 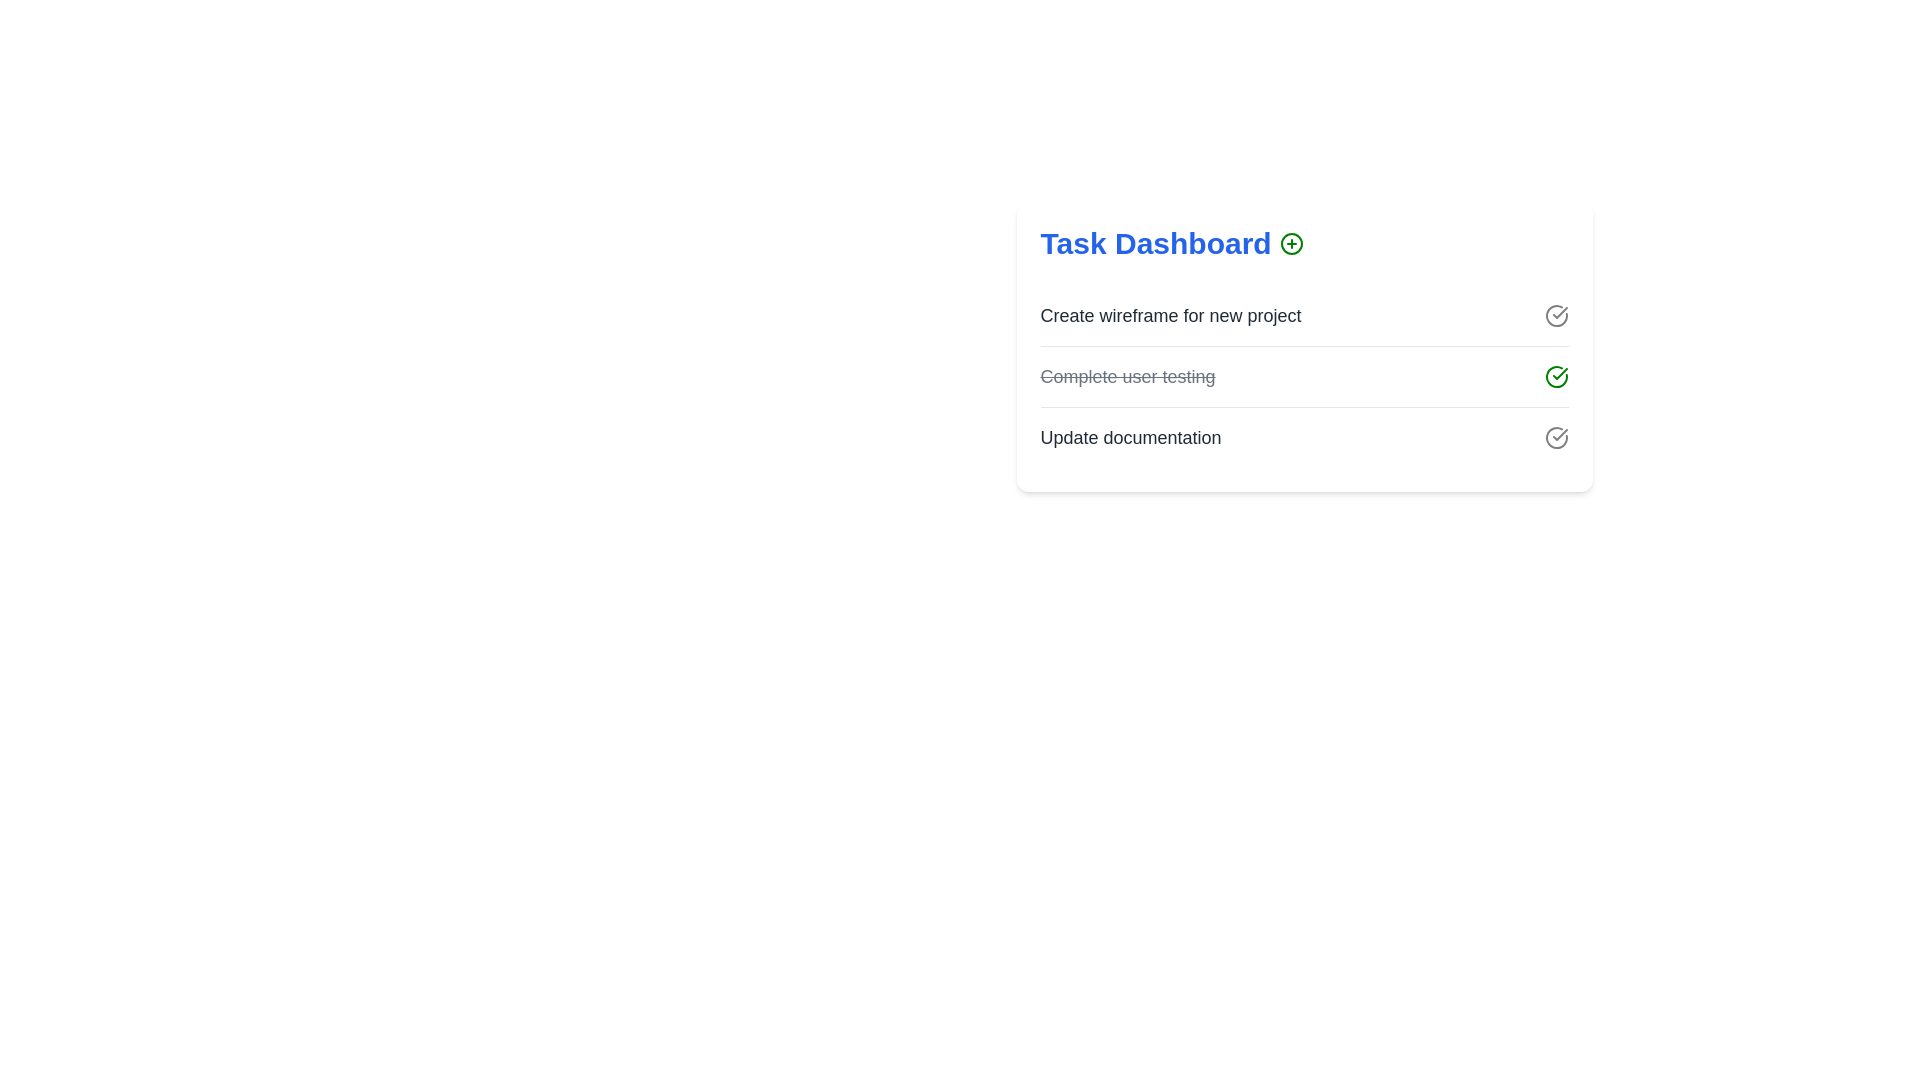 What do you see at coordinates (1304, 242) in the screenshot?
I see `the header text 'Task Dashboard'` at bounding box center [1304, 242].